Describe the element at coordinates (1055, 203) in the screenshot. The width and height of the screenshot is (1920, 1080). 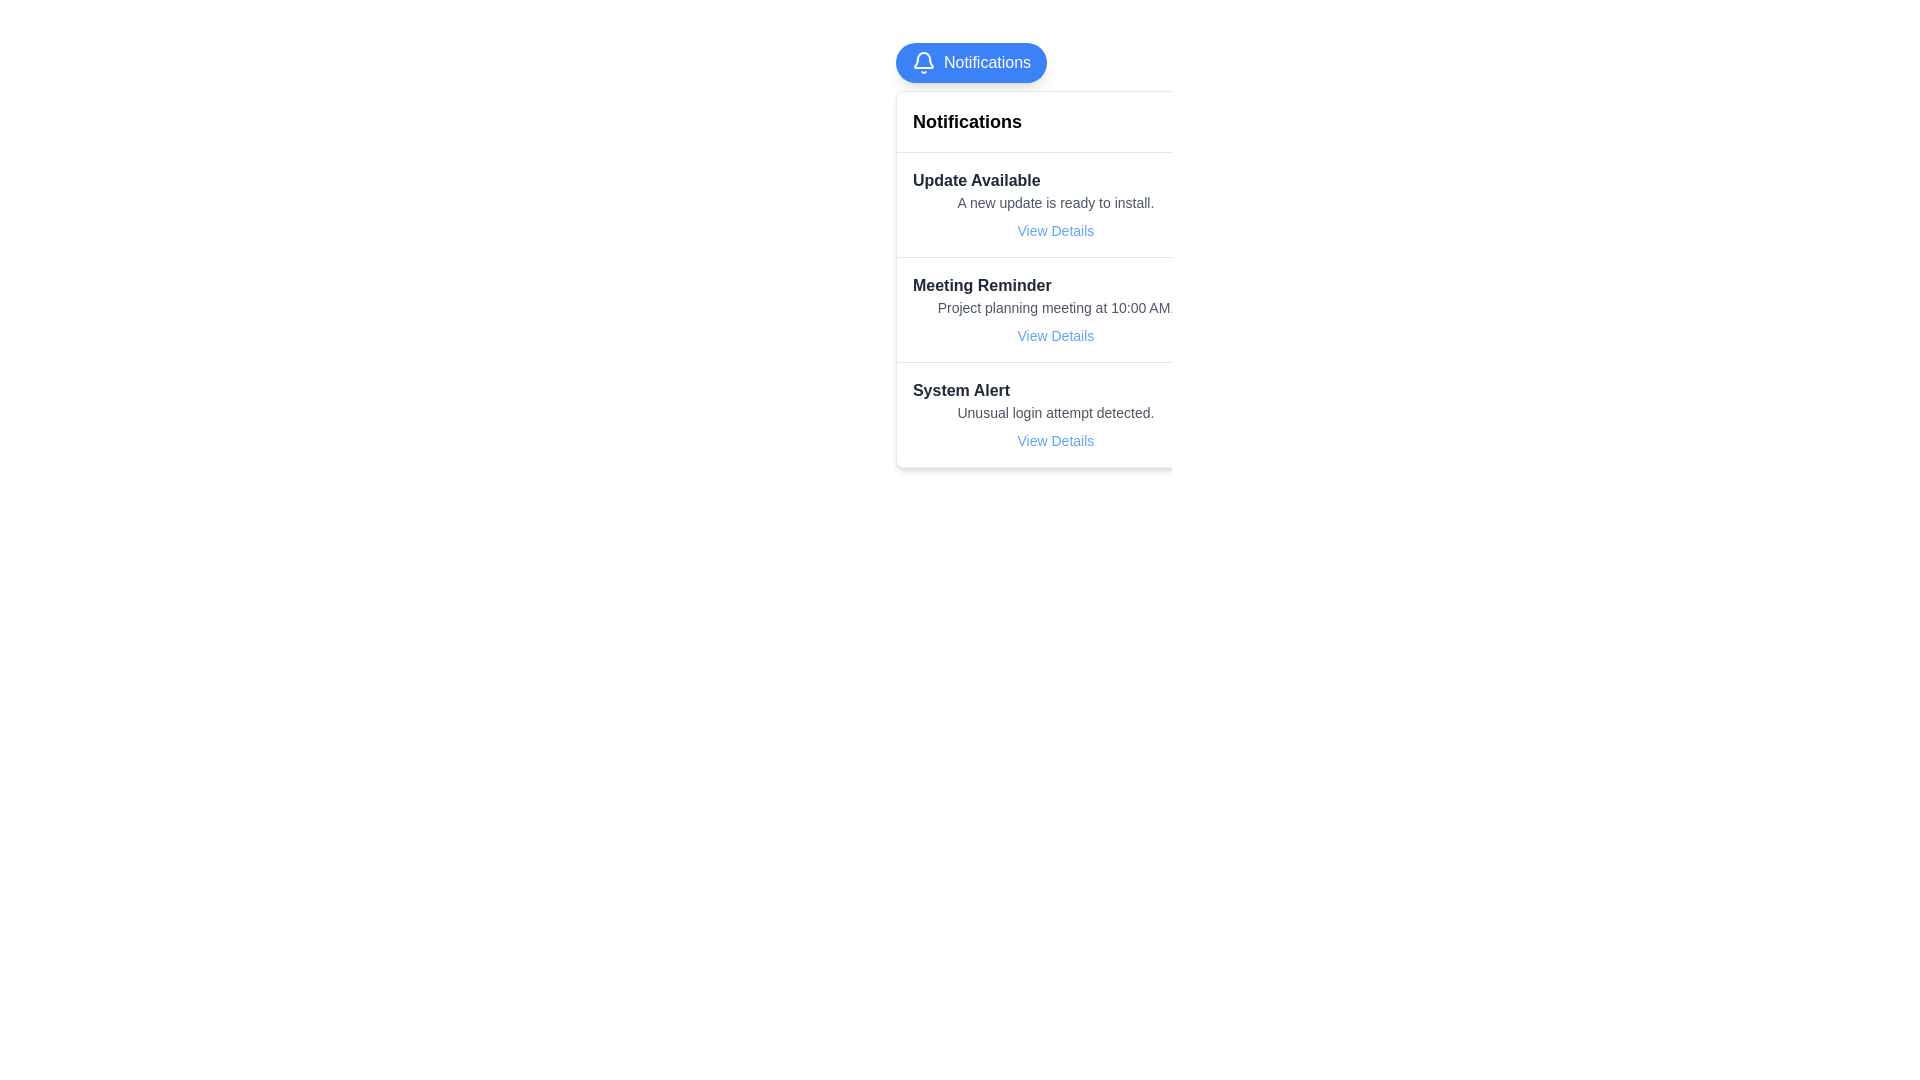
I see `detailed text below the title 'Update Available' to understand the update details` at that location.